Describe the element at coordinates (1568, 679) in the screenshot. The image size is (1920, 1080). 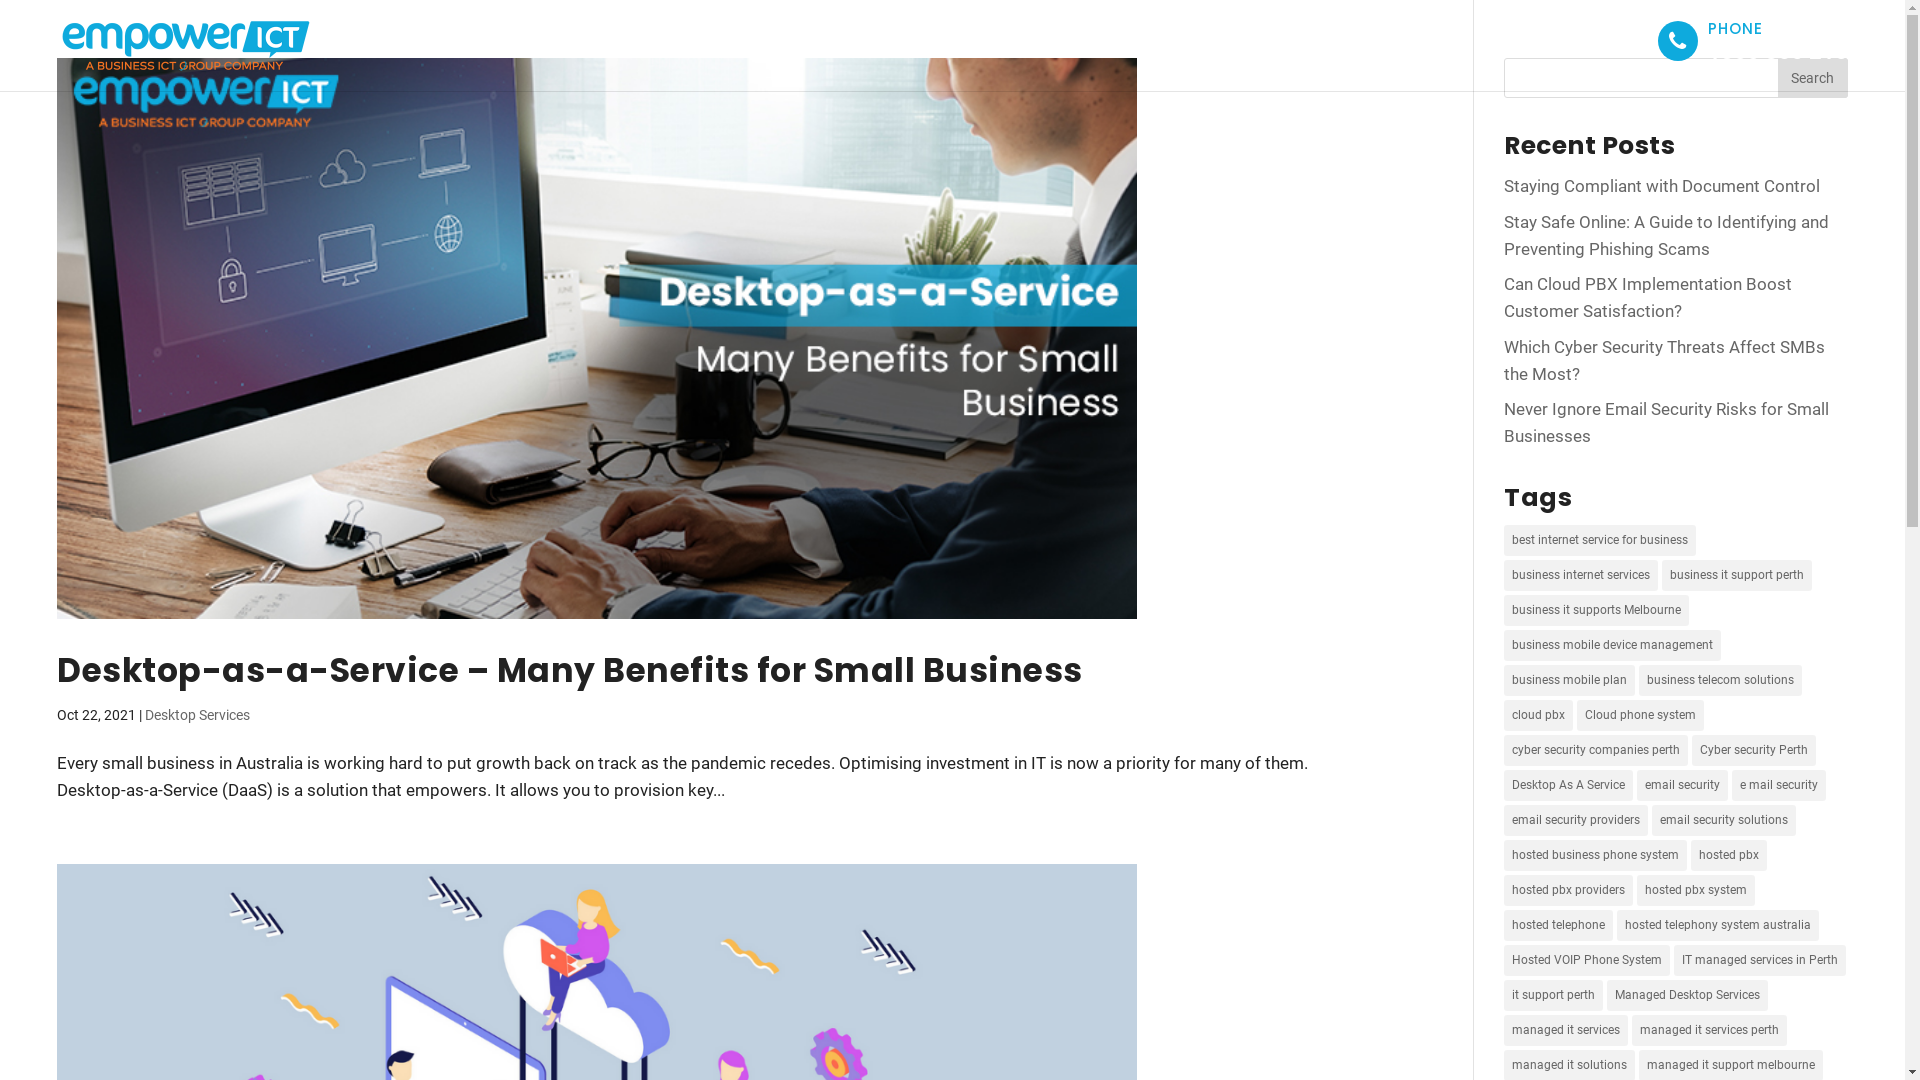
I see `'business mobile plan'` at that location.